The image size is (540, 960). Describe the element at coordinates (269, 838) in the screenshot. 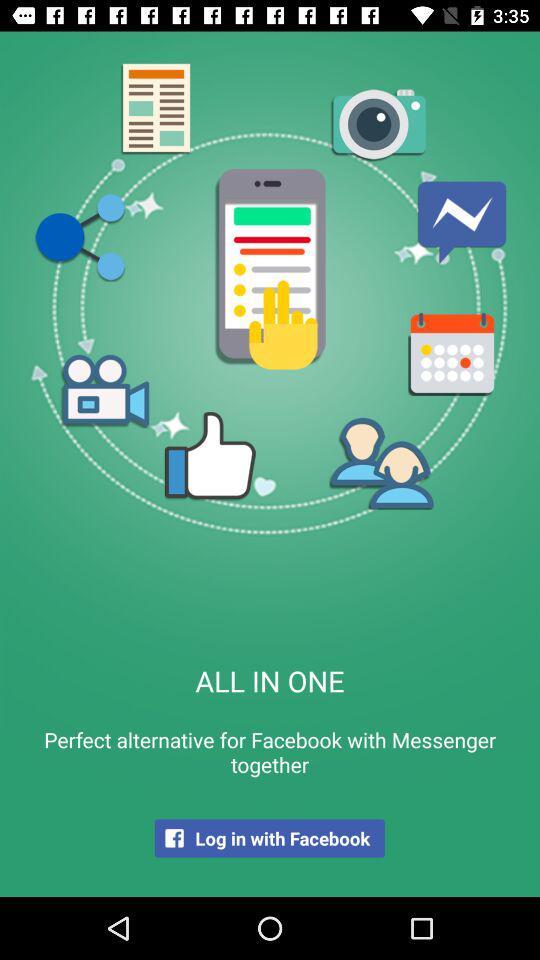

I see `item below perfect alternative for item` at that location.